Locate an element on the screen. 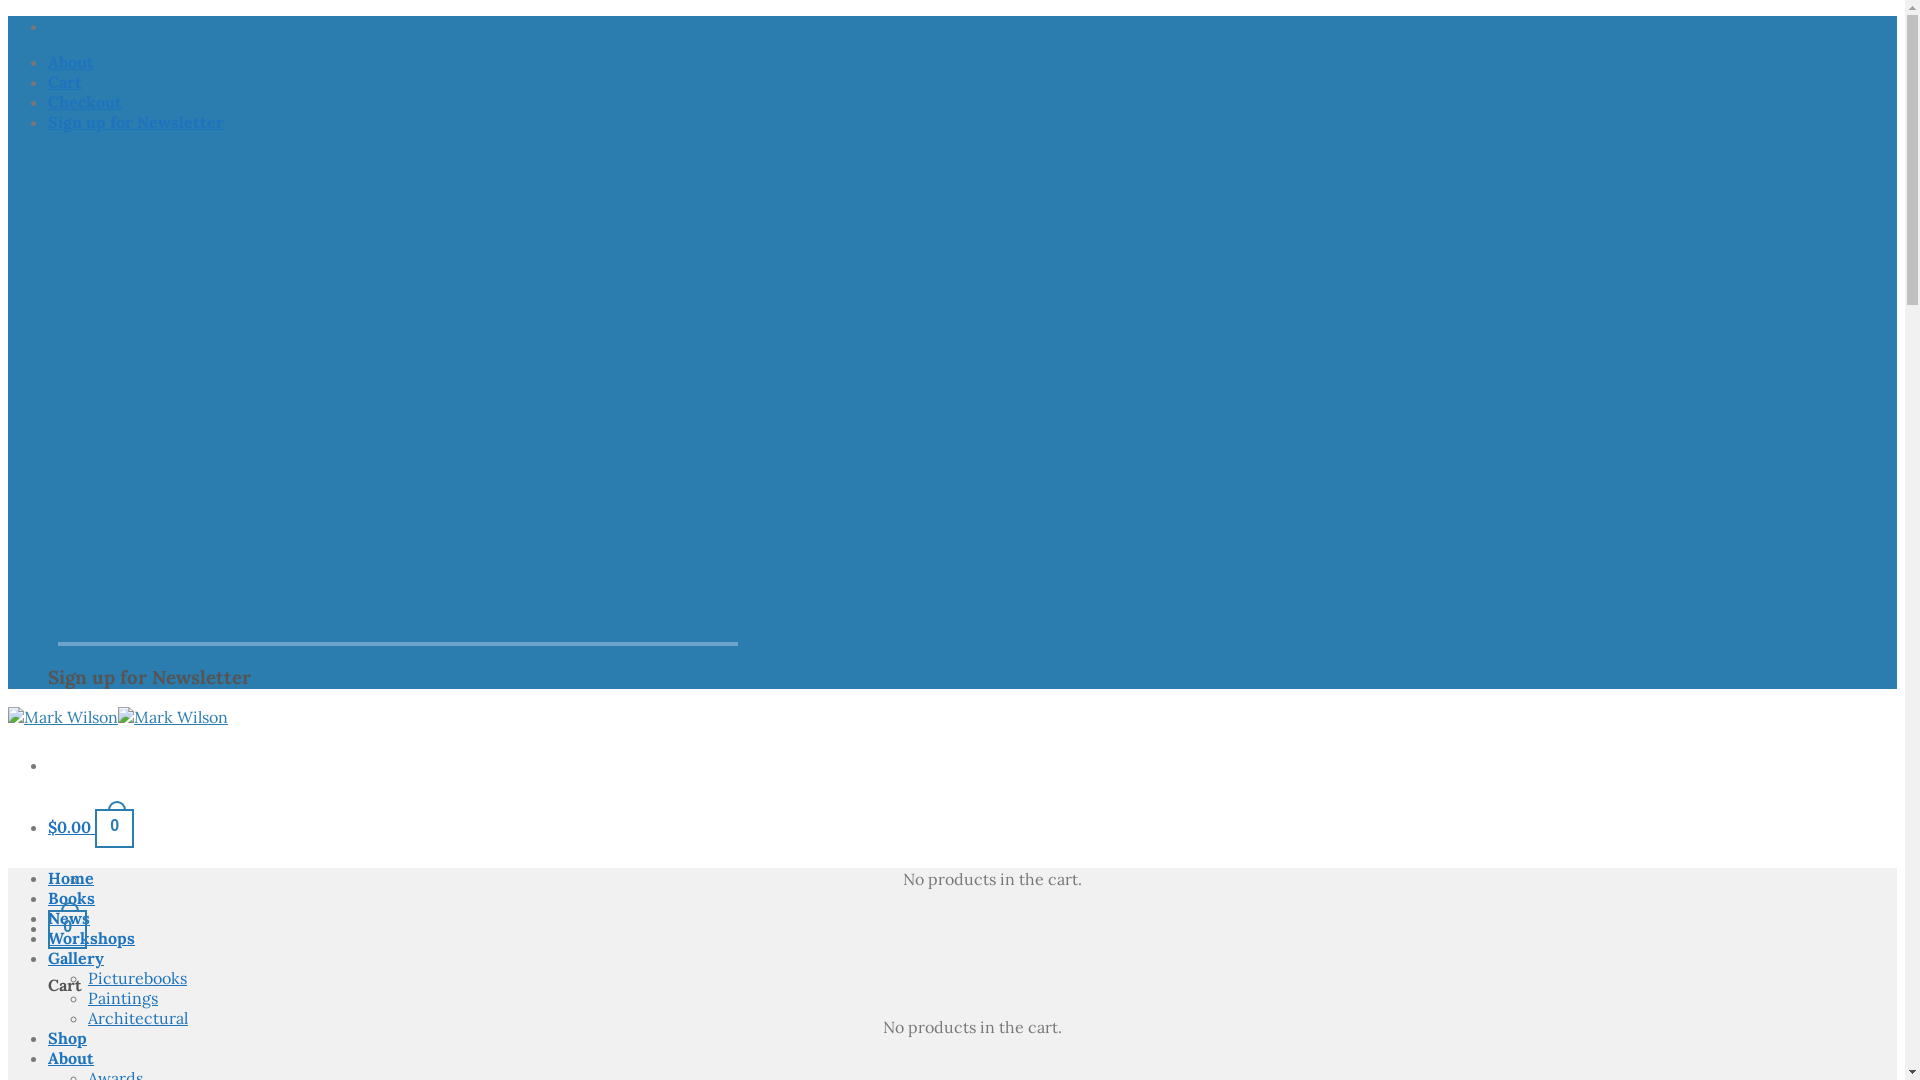  'News' is located at coordinates (68, 918).